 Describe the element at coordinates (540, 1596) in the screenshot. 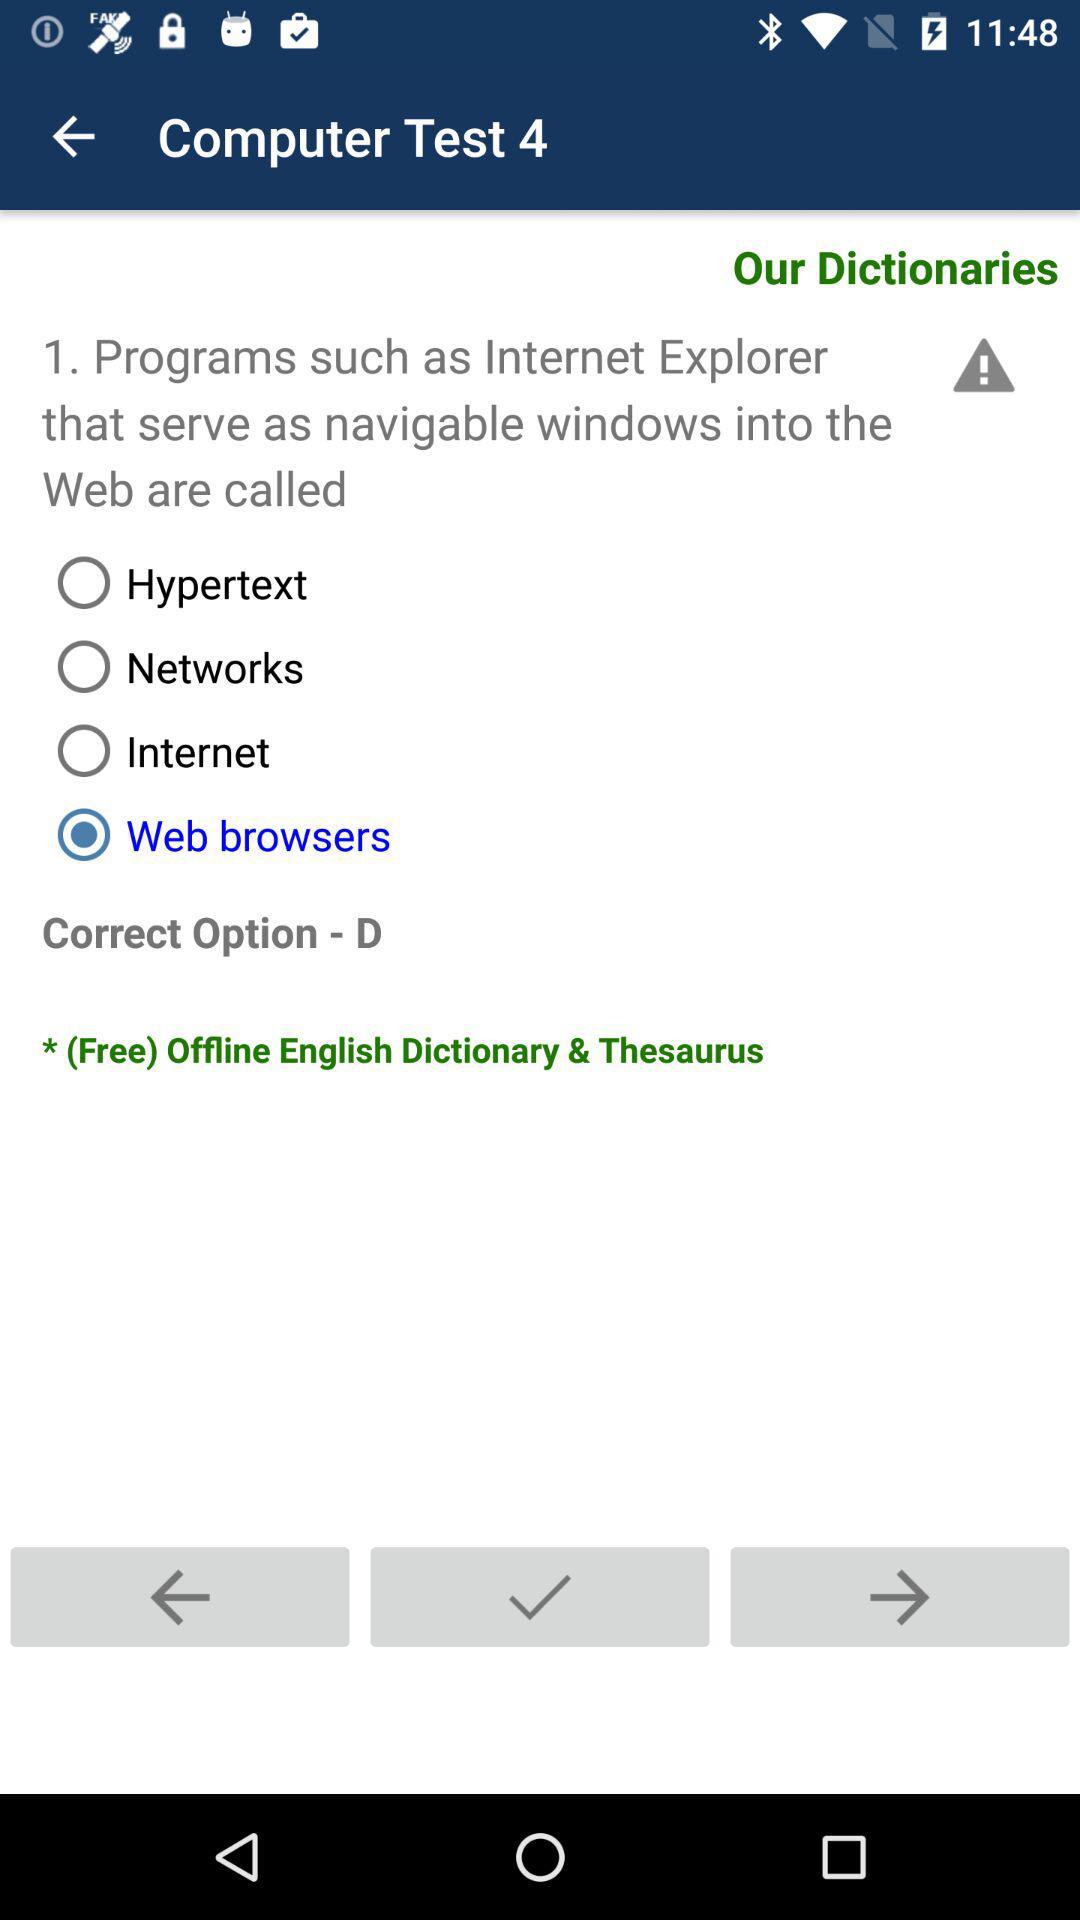

I see `the item below the free offline english item` at that location.